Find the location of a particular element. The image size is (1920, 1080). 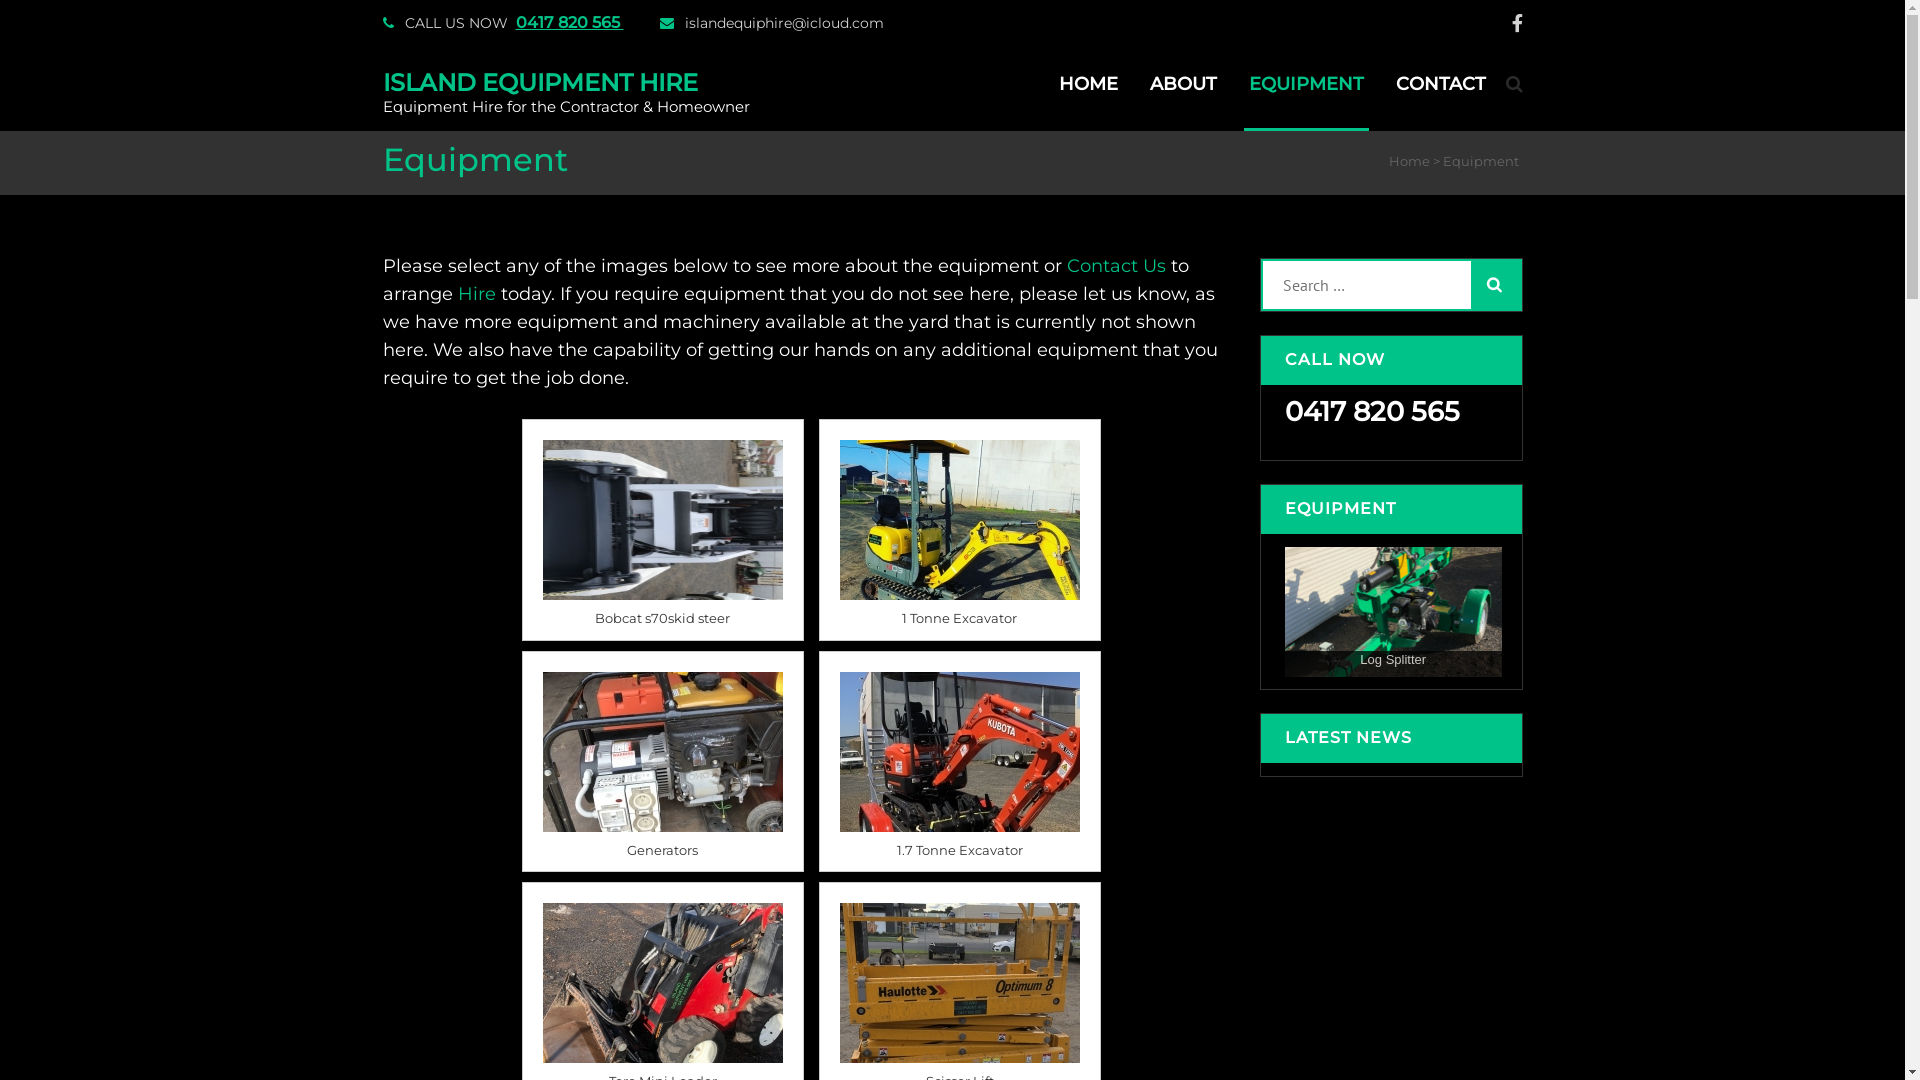

'ABOUT' is located at coordinates (1182, 100).